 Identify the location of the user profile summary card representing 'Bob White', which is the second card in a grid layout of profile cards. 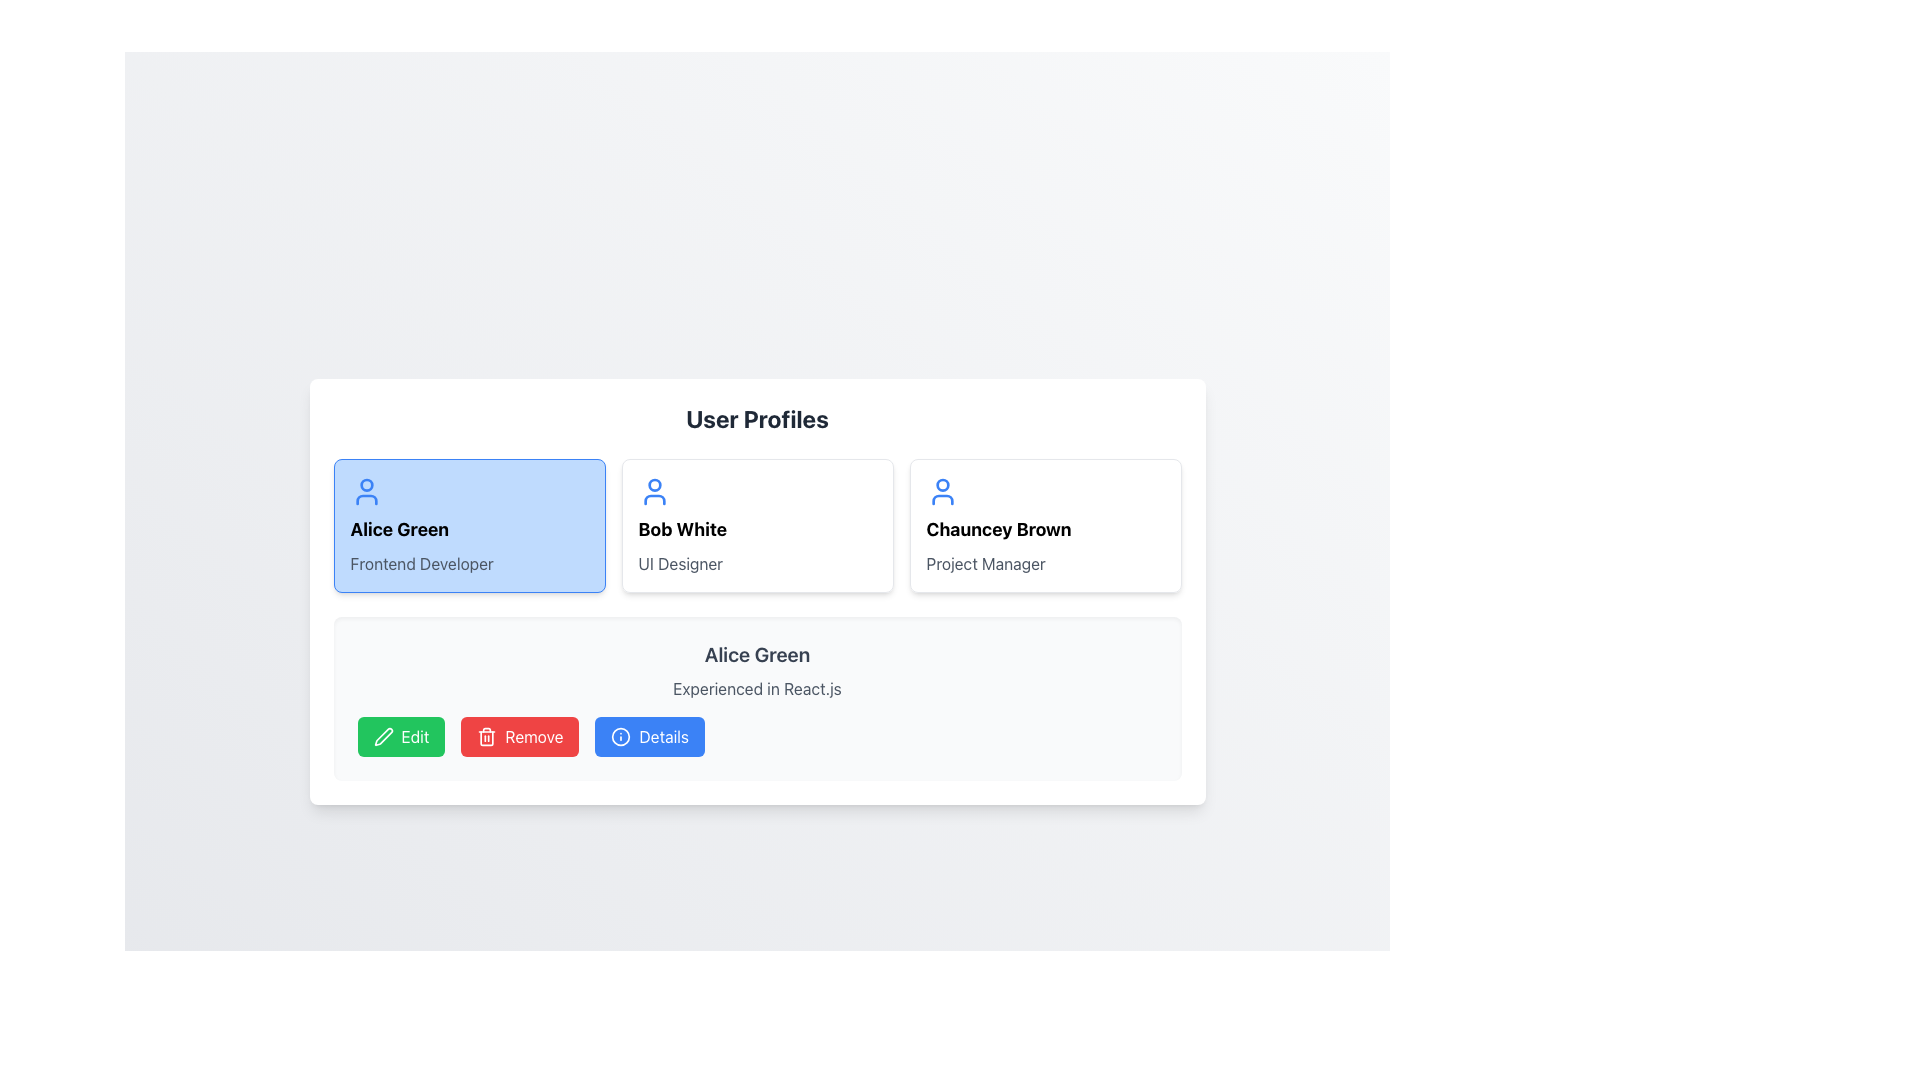
(756, 524).